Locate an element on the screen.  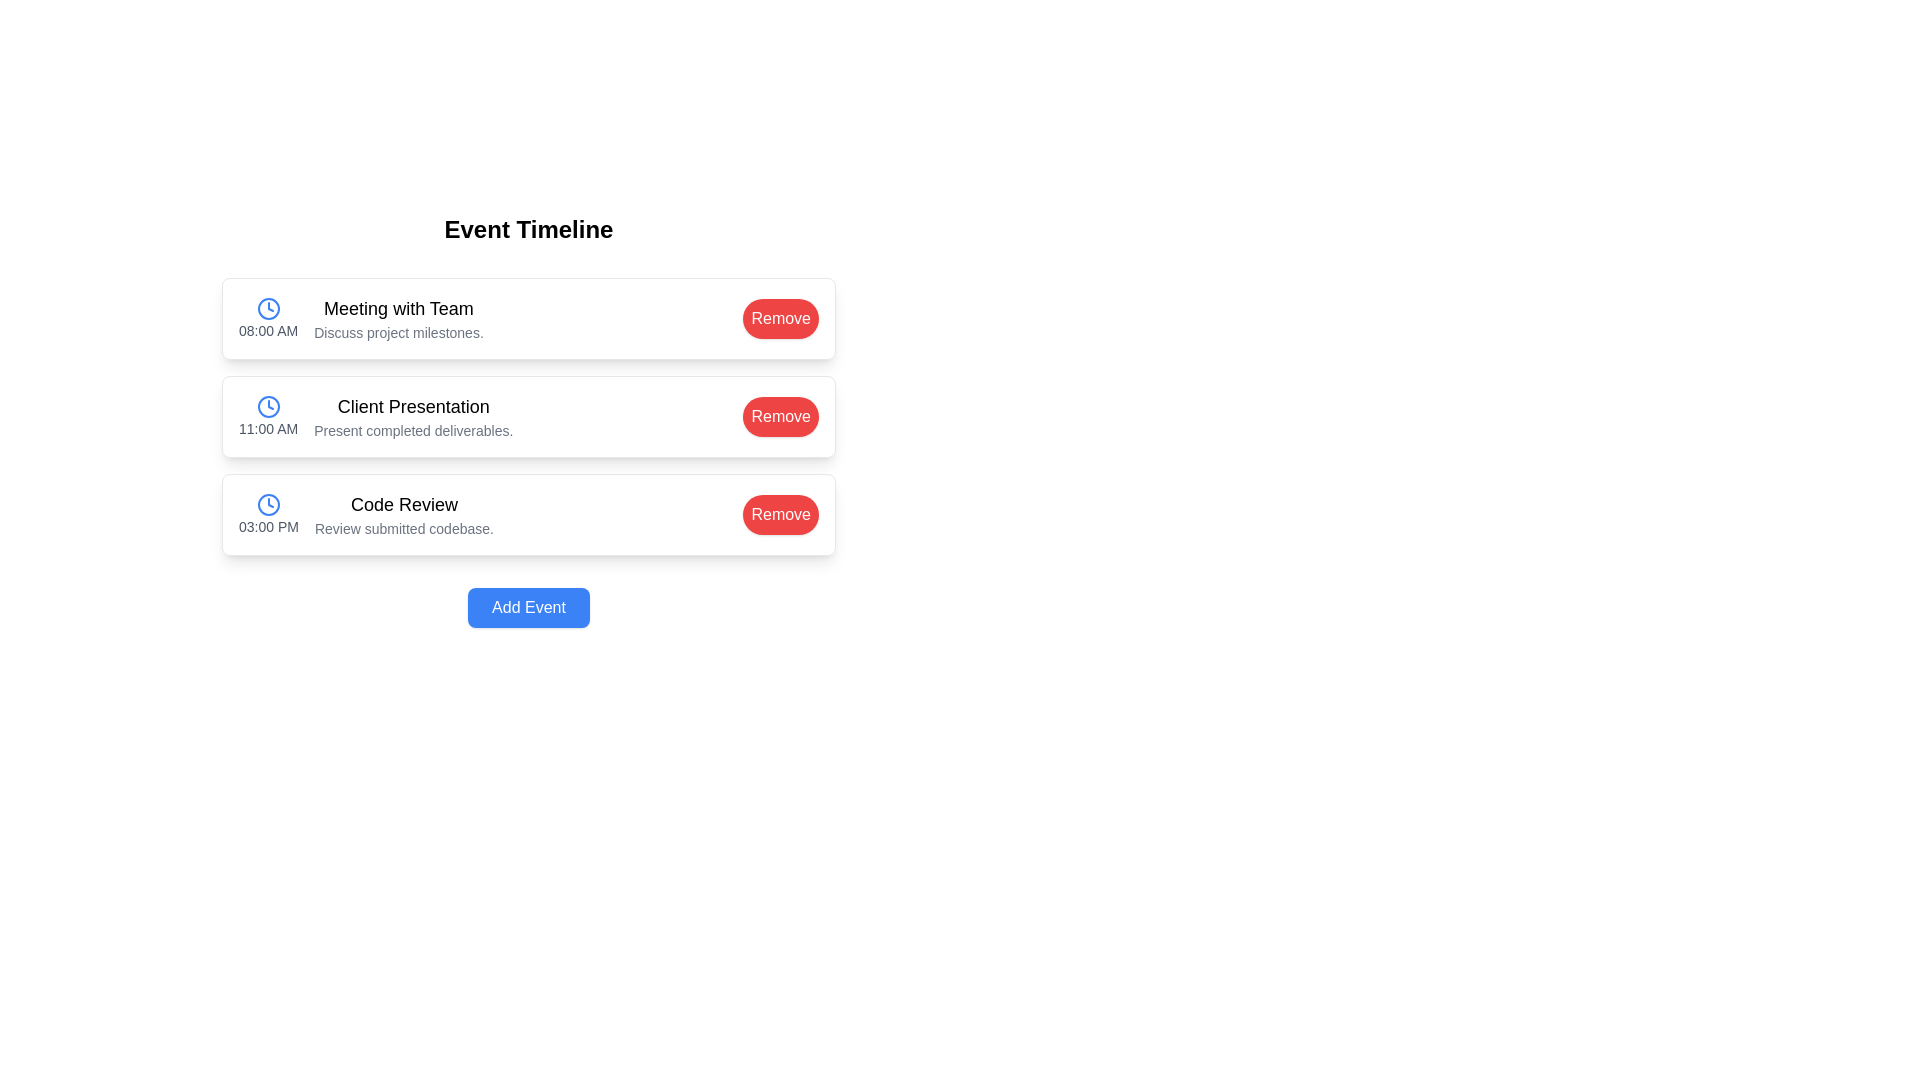
the static text element reading 'Present completed deliverables.' which is styled in a smaller, lighter gray font and is located within the 'Client Presentation' event entry, directly below the title 'Client Presentation' is located at coordinates (412, 430).